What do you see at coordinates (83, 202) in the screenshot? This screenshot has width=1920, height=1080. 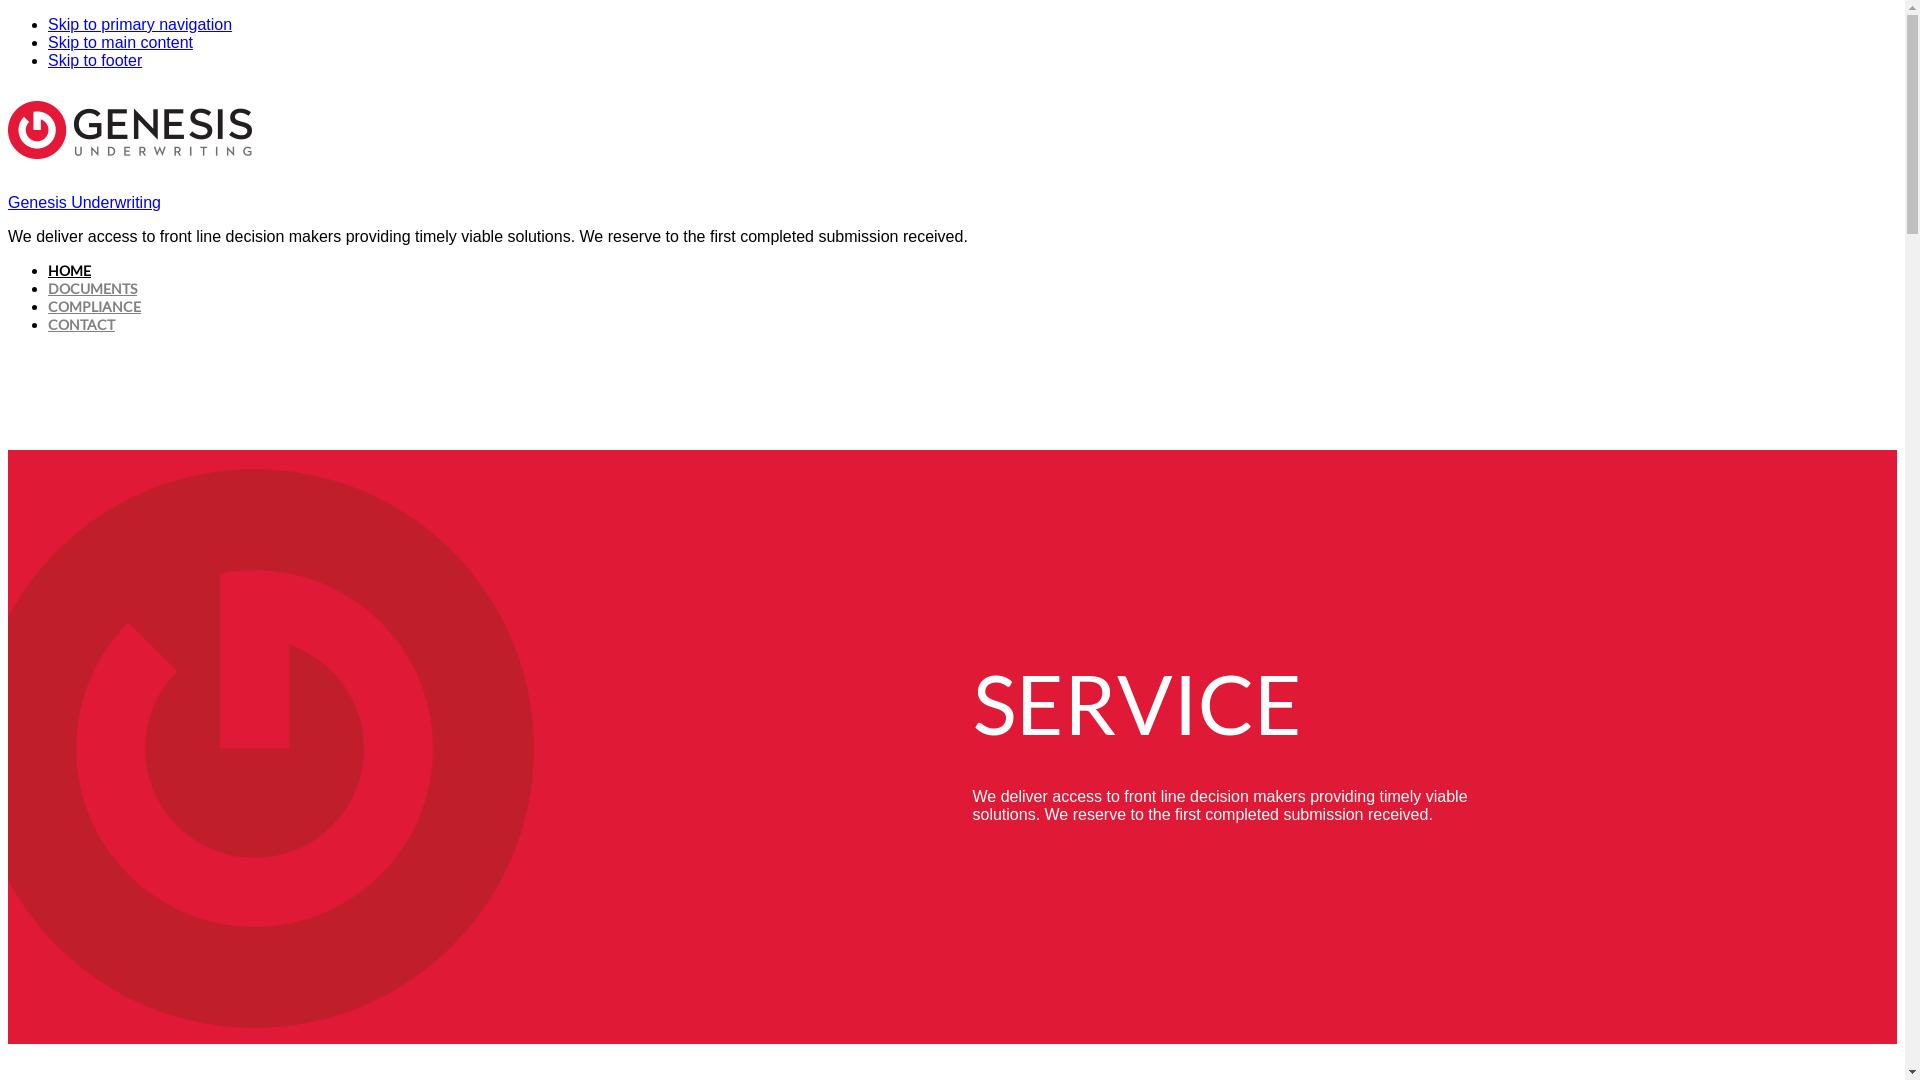 I see `'Genesis Underwriting'` at bounding box center [83, 202].